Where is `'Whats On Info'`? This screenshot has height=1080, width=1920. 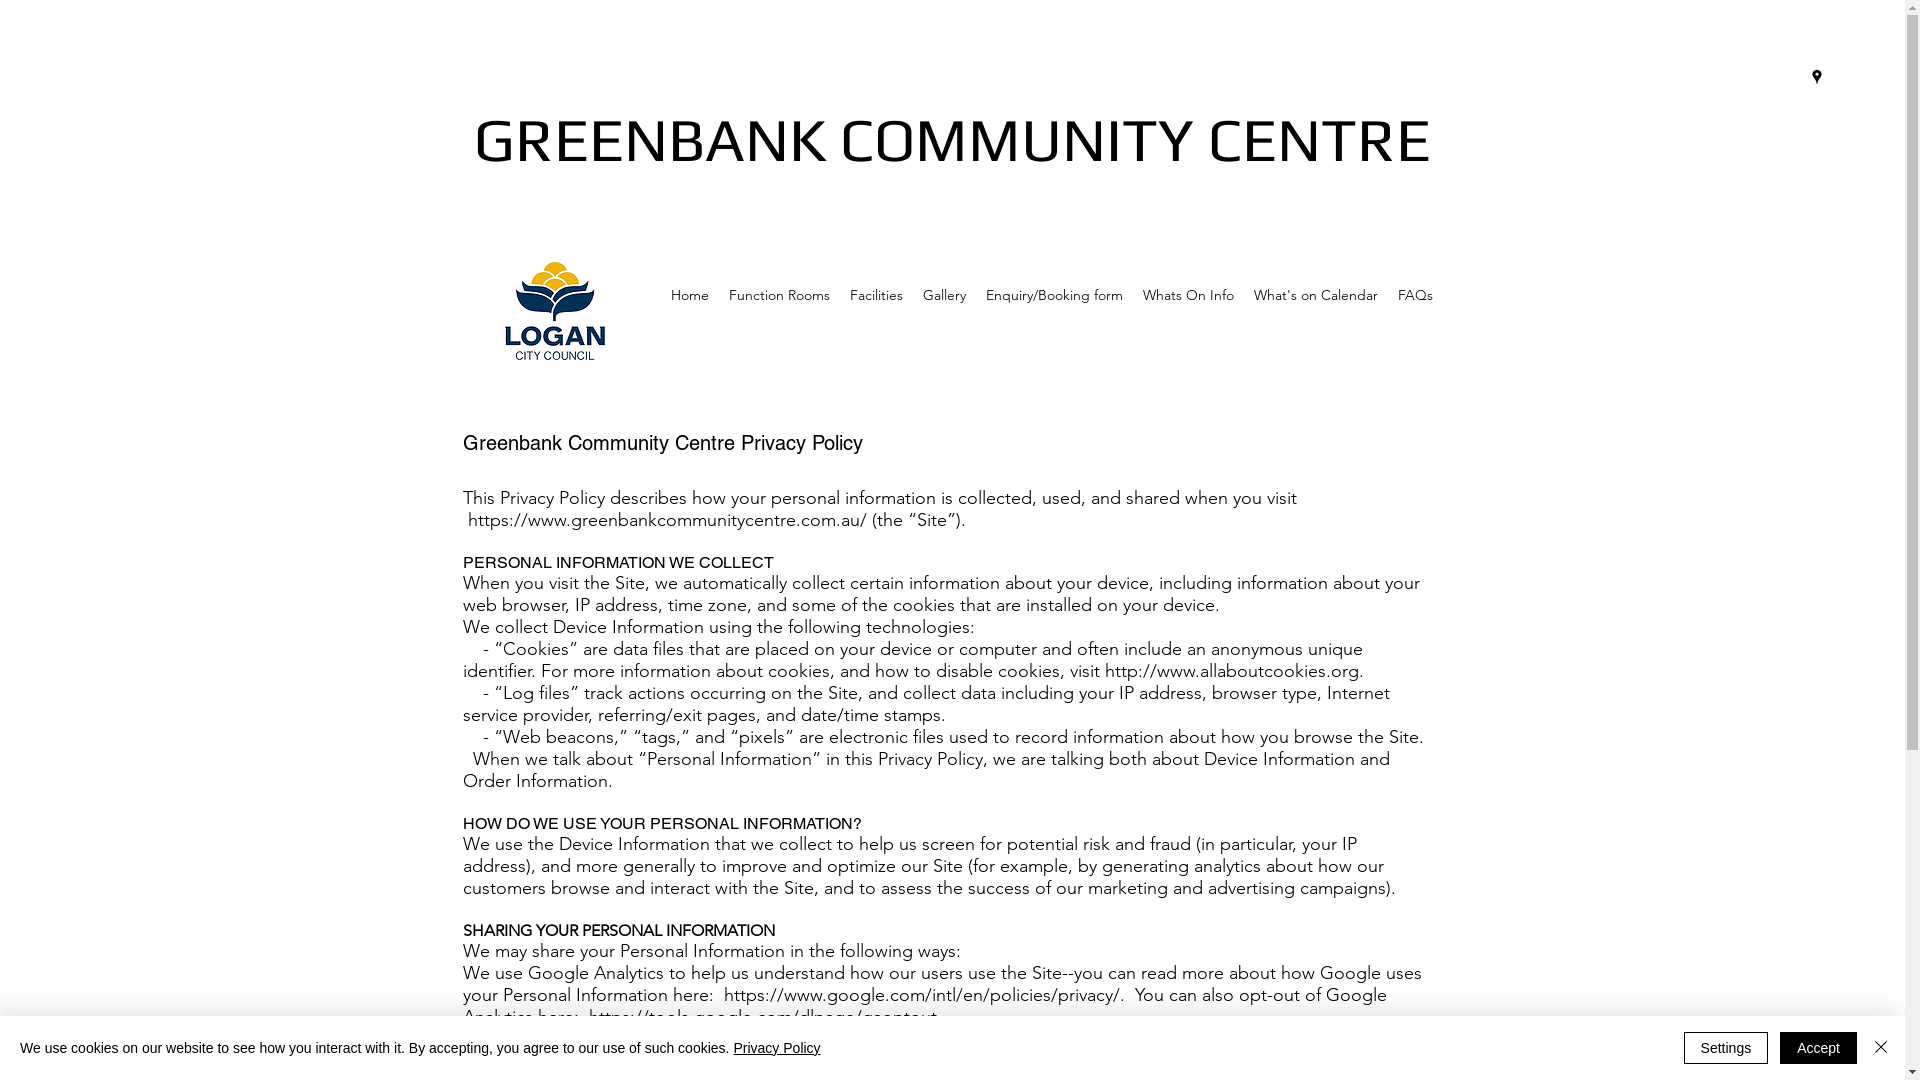
'Whats On Info' is located at coordinates (1132, 294).